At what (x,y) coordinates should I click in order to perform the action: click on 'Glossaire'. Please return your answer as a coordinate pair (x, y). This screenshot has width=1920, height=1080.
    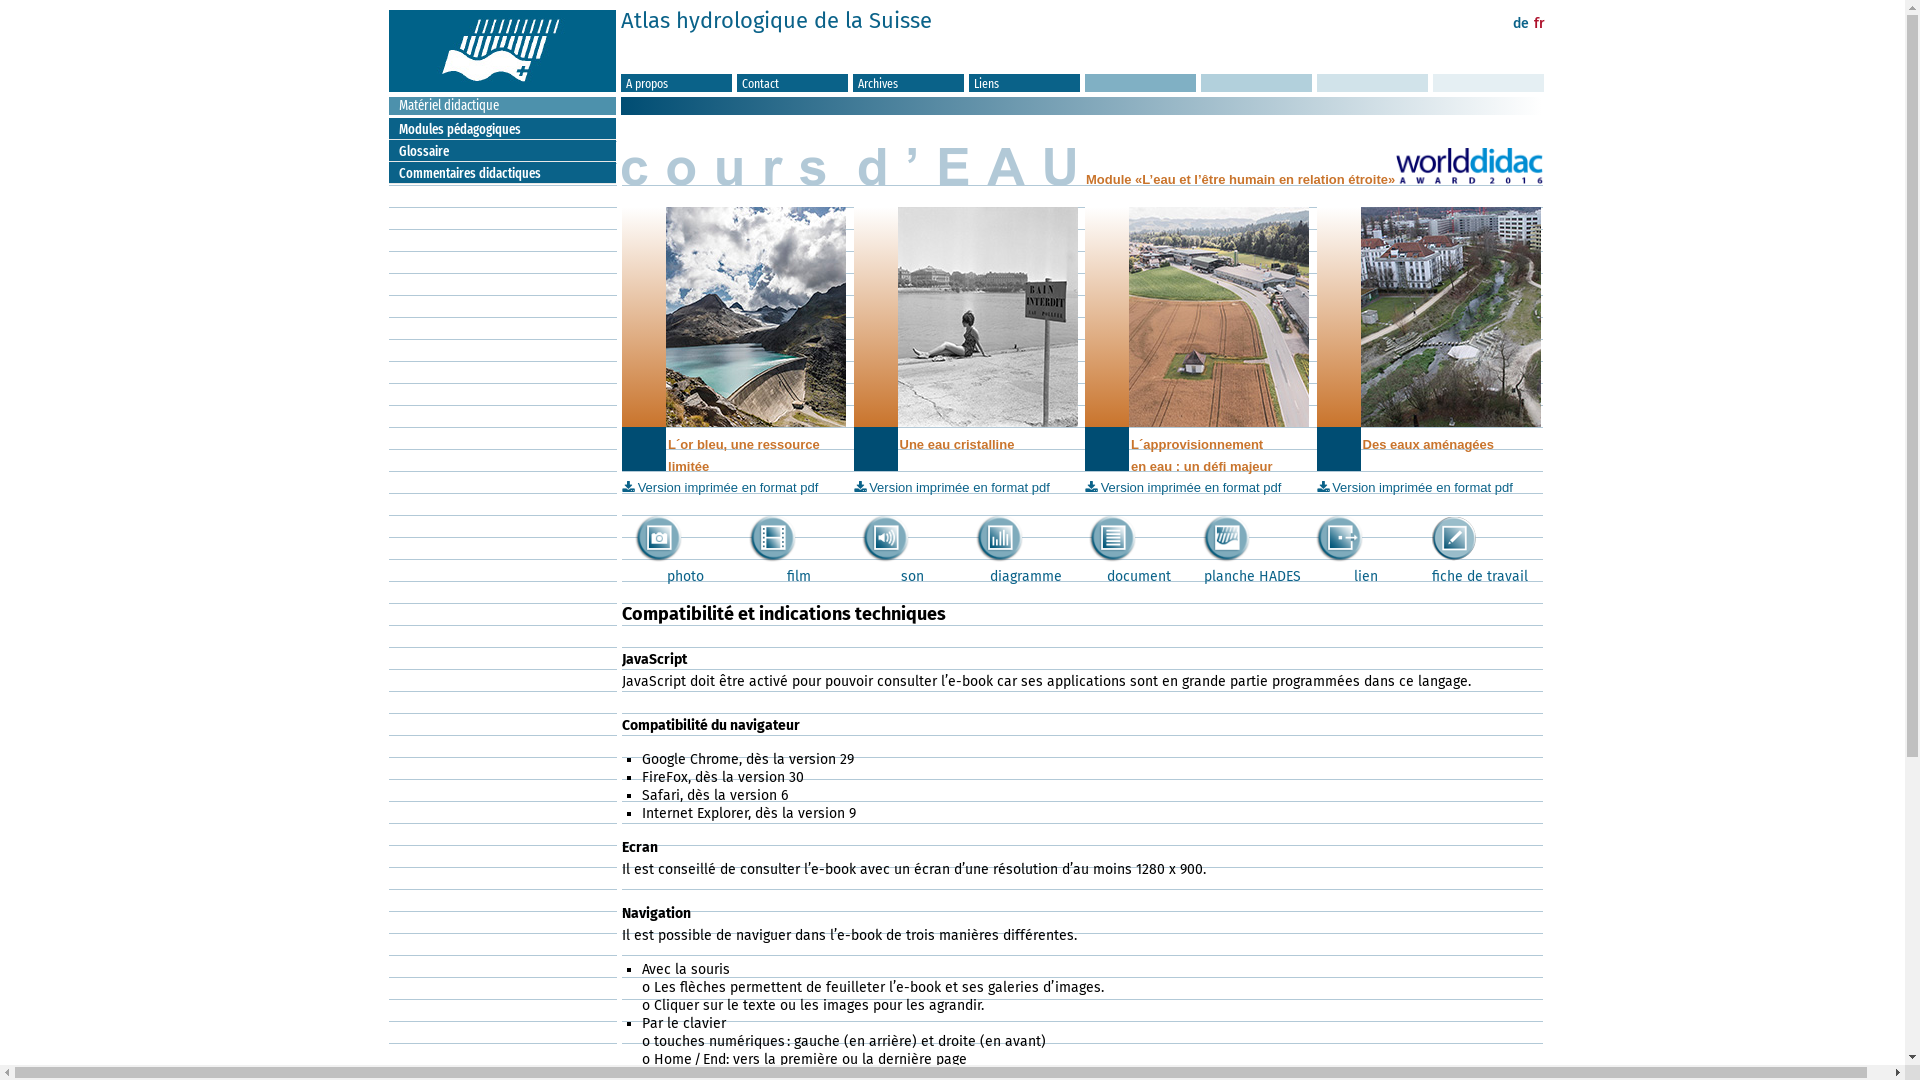
    Looking at the image, I should click on (507, 150).